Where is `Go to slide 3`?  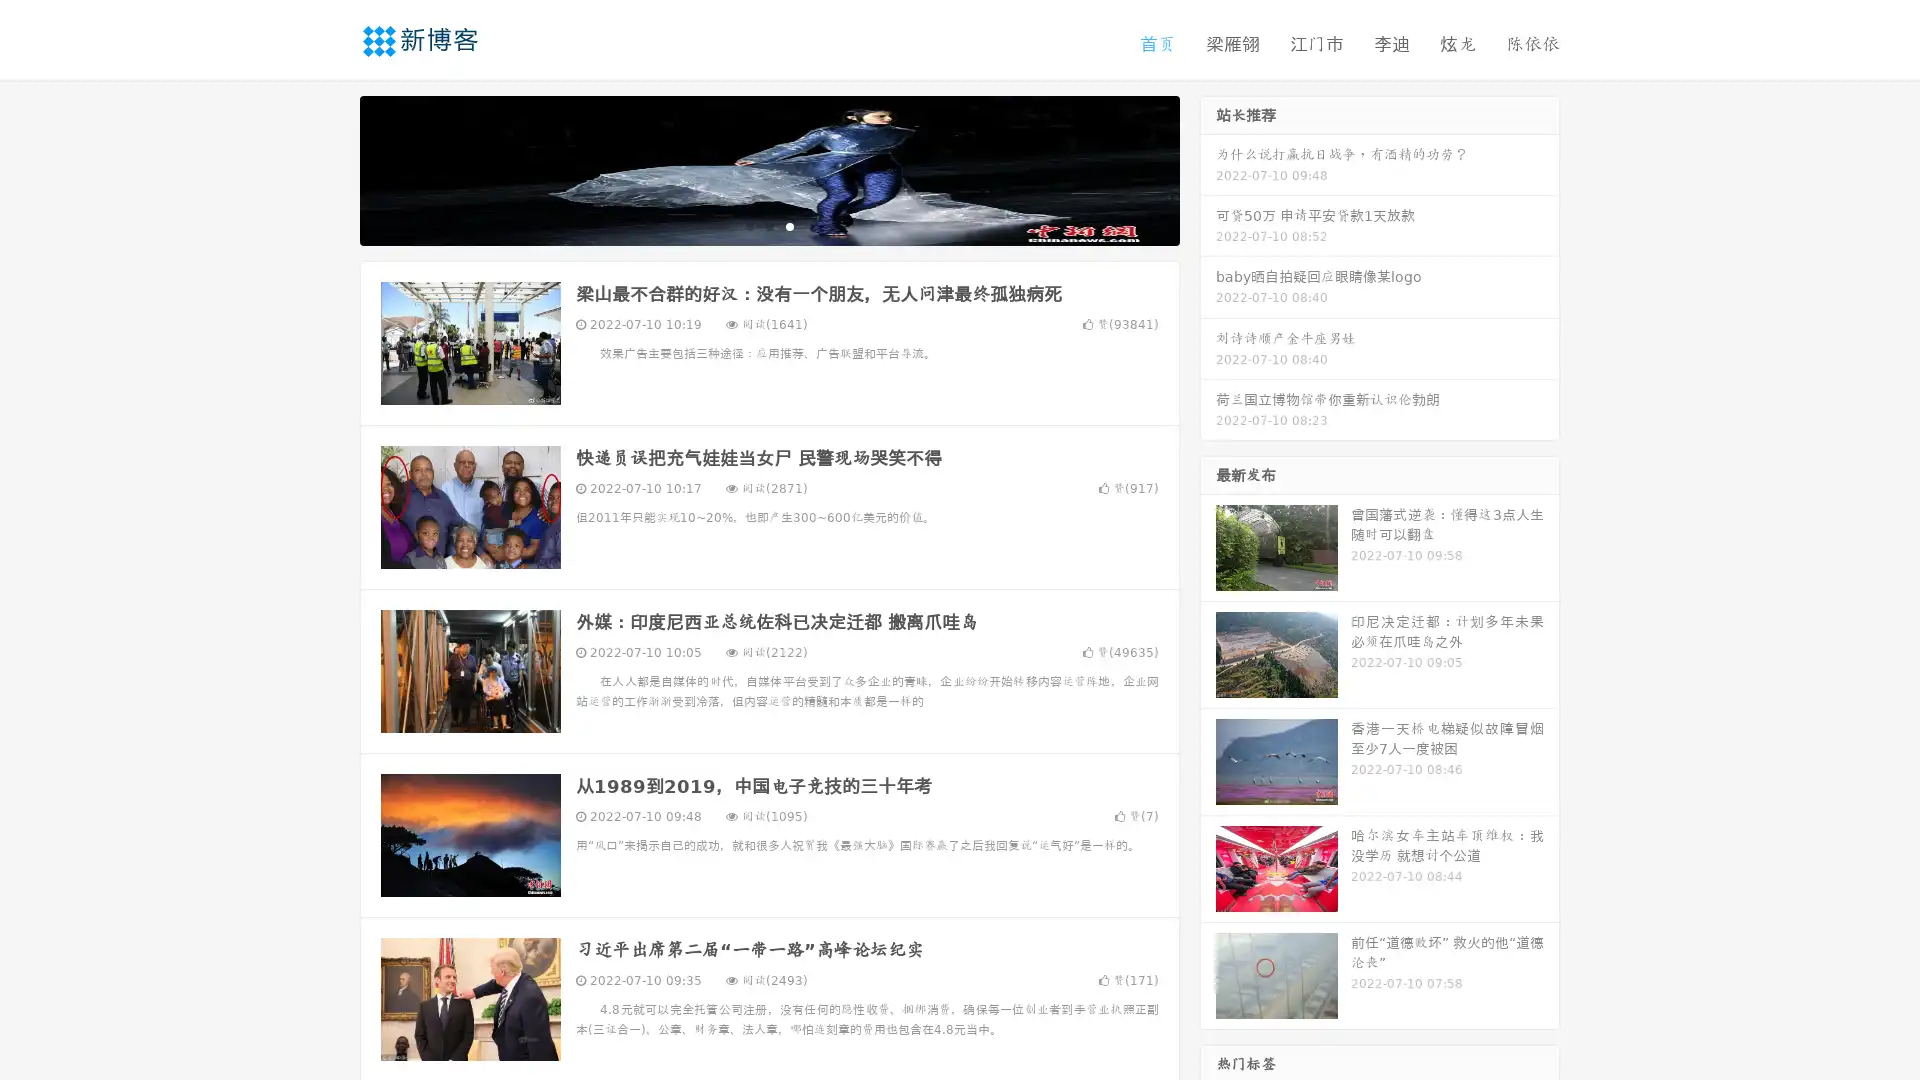 Go to slide 3 is located at coordinates (789, 225).